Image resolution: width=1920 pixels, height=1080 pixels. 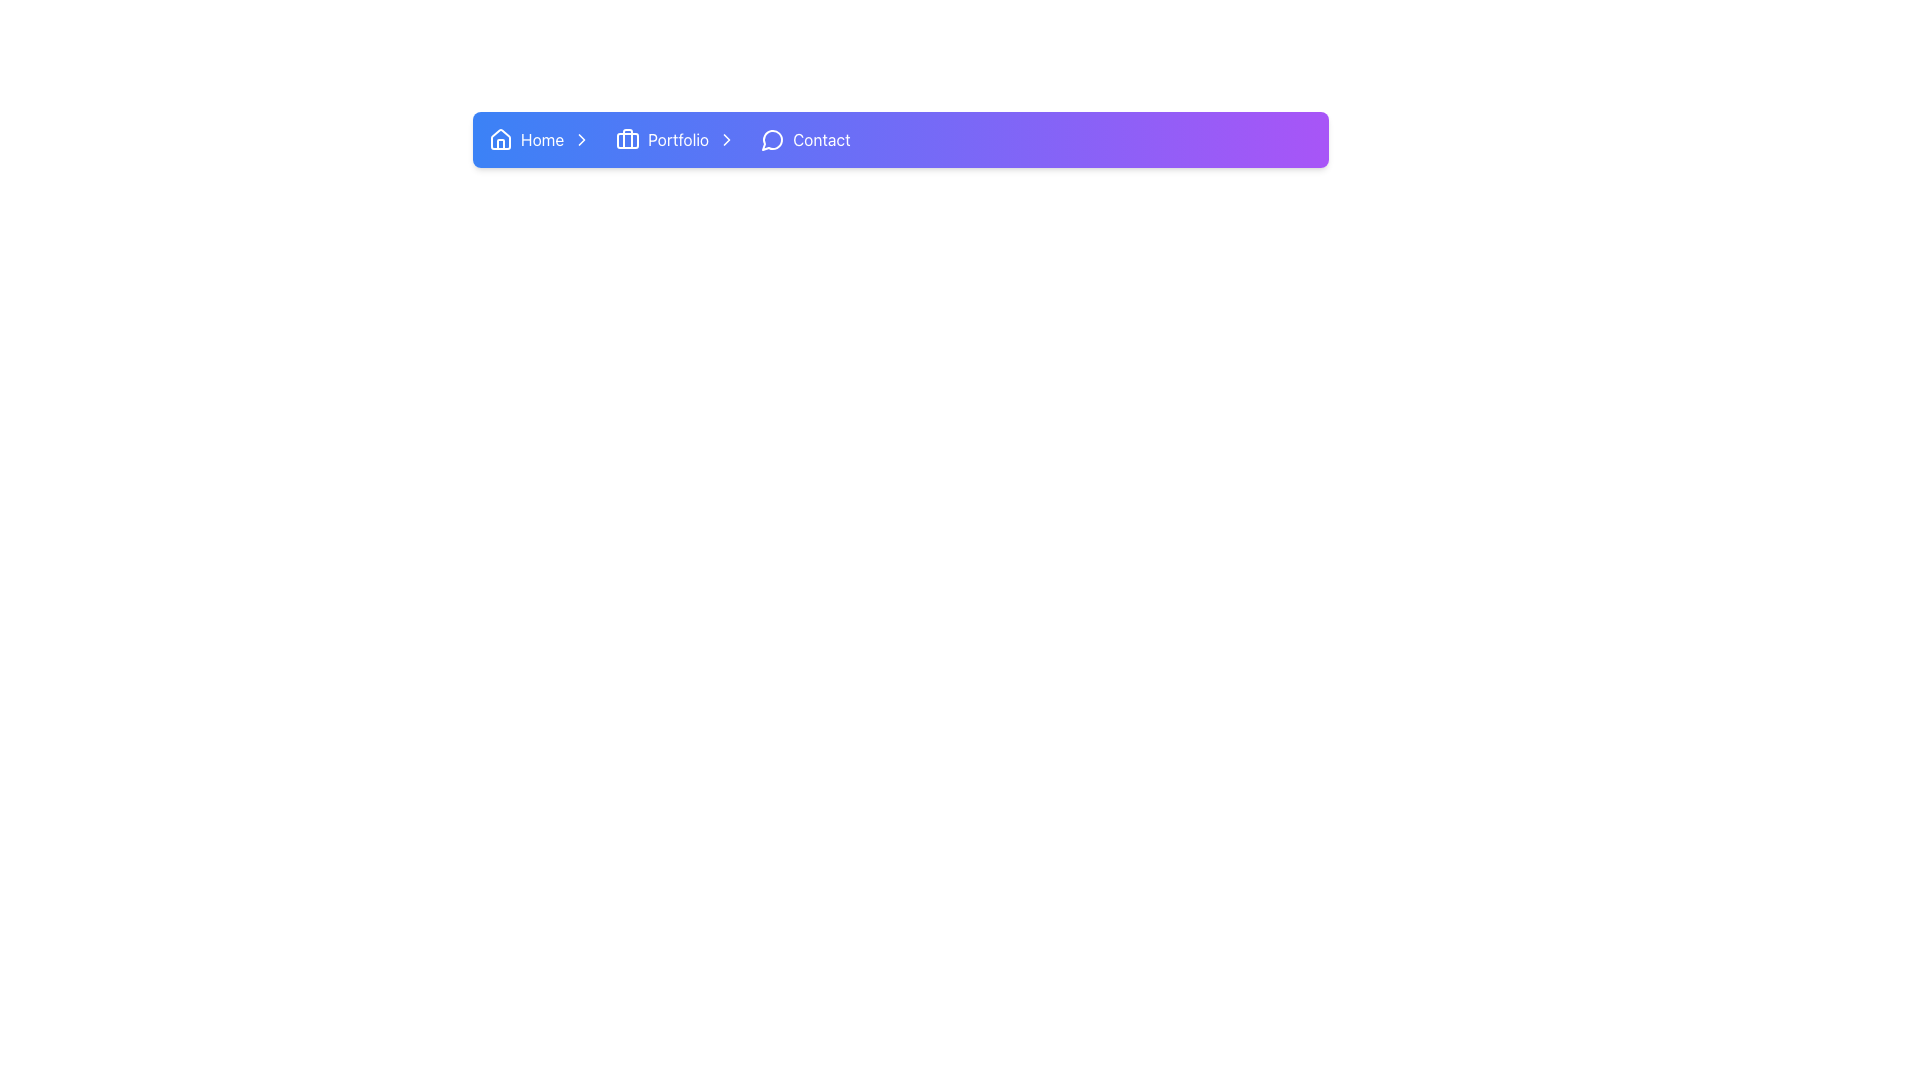 What do you see at coordinates (900, 138) in the screenshot?
I see `the Navigation Bar for accessibility` at bounding box center [900, 138].